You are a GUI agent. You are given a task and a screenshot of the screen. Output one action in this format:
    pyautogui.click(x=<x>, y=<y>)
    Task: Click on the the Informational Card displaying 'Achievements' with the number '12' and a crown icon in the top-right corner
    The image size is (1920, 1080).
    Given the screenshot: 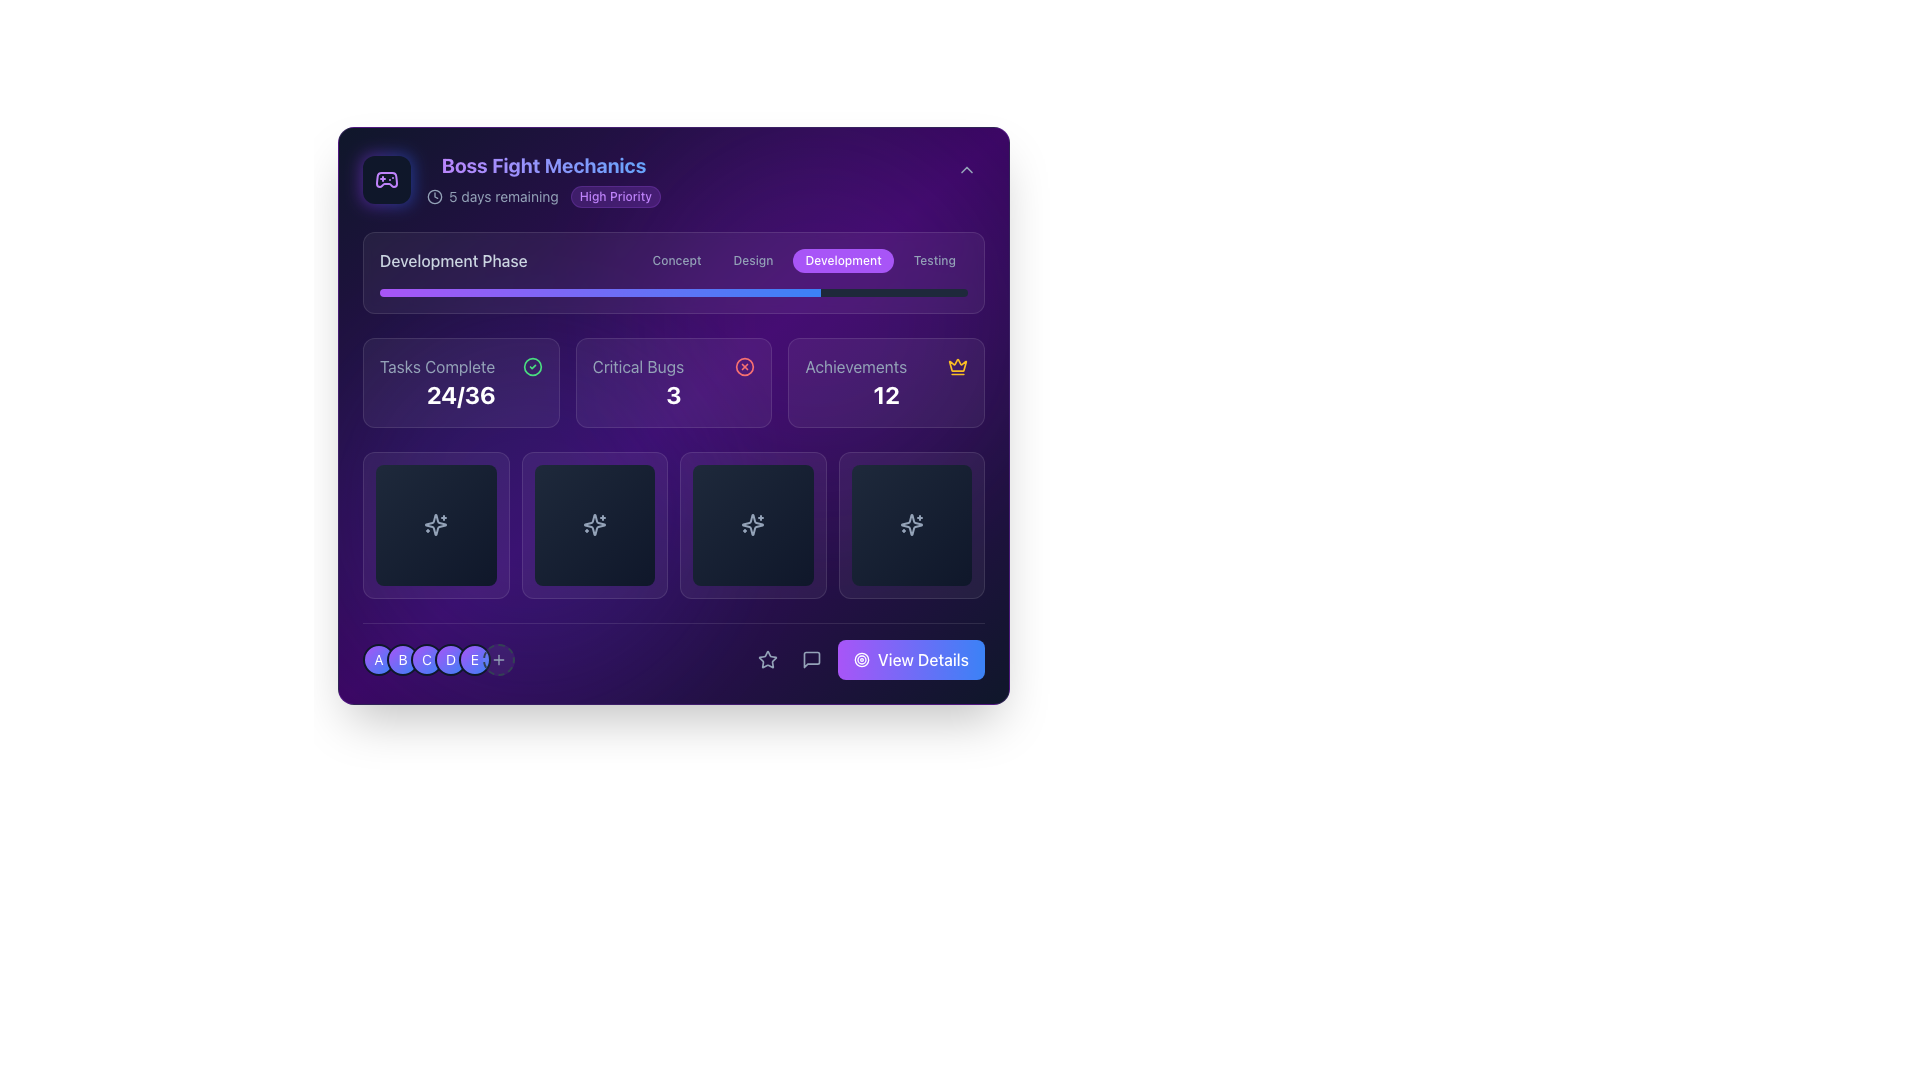 What is the action you would take?
    pyautogui.click(x=885, y=382)
    